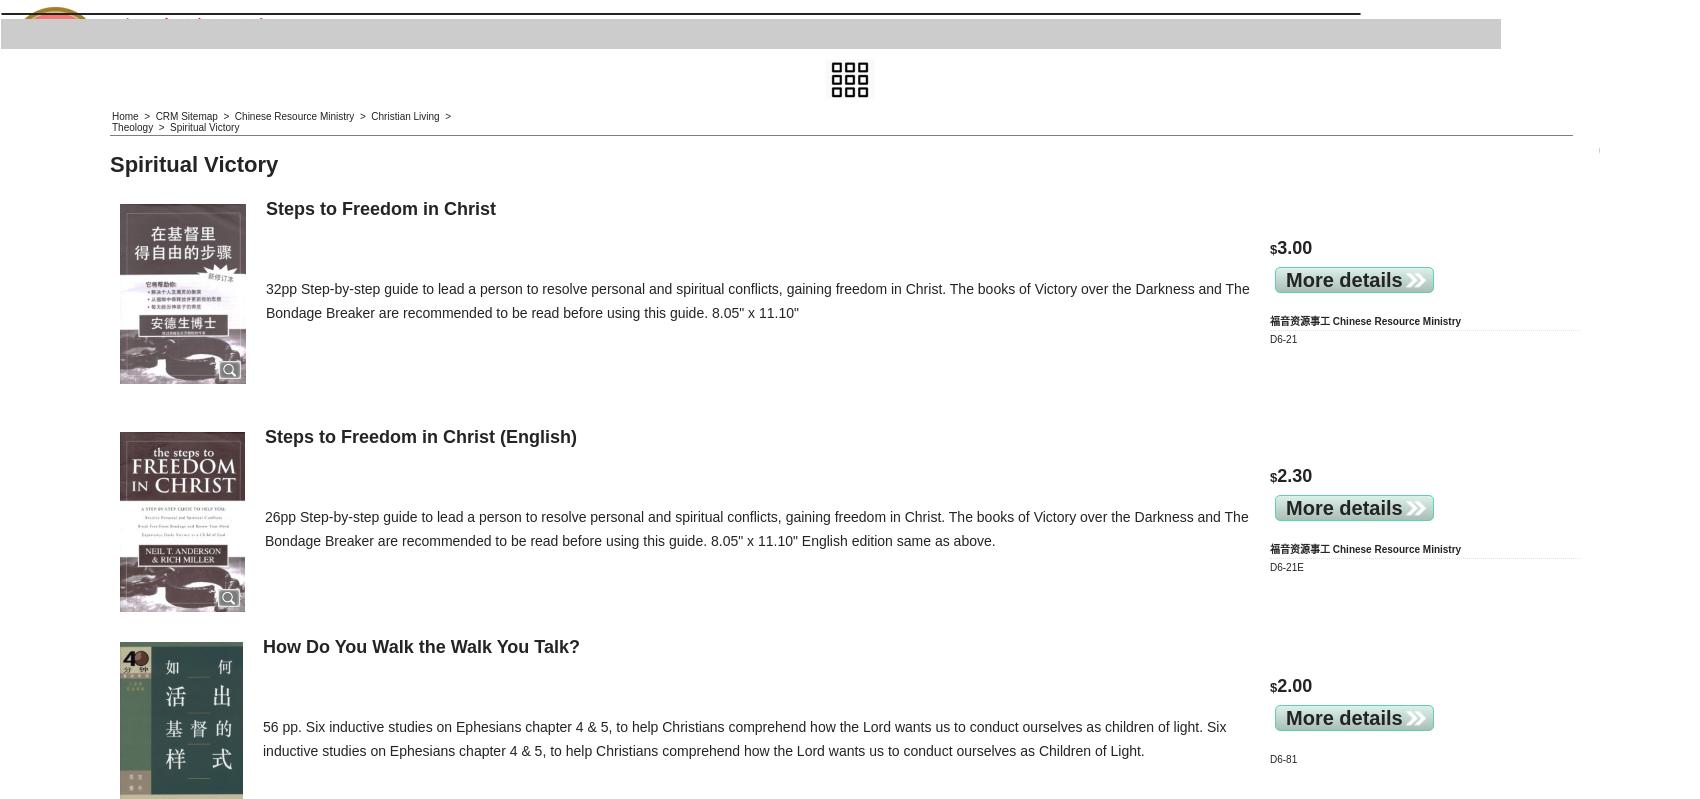 The width and height of the screenshot is (1700, 799). Describe the element at coordinates (1286, 566) in the screenshot. I see `'D6-21E'` at that location.